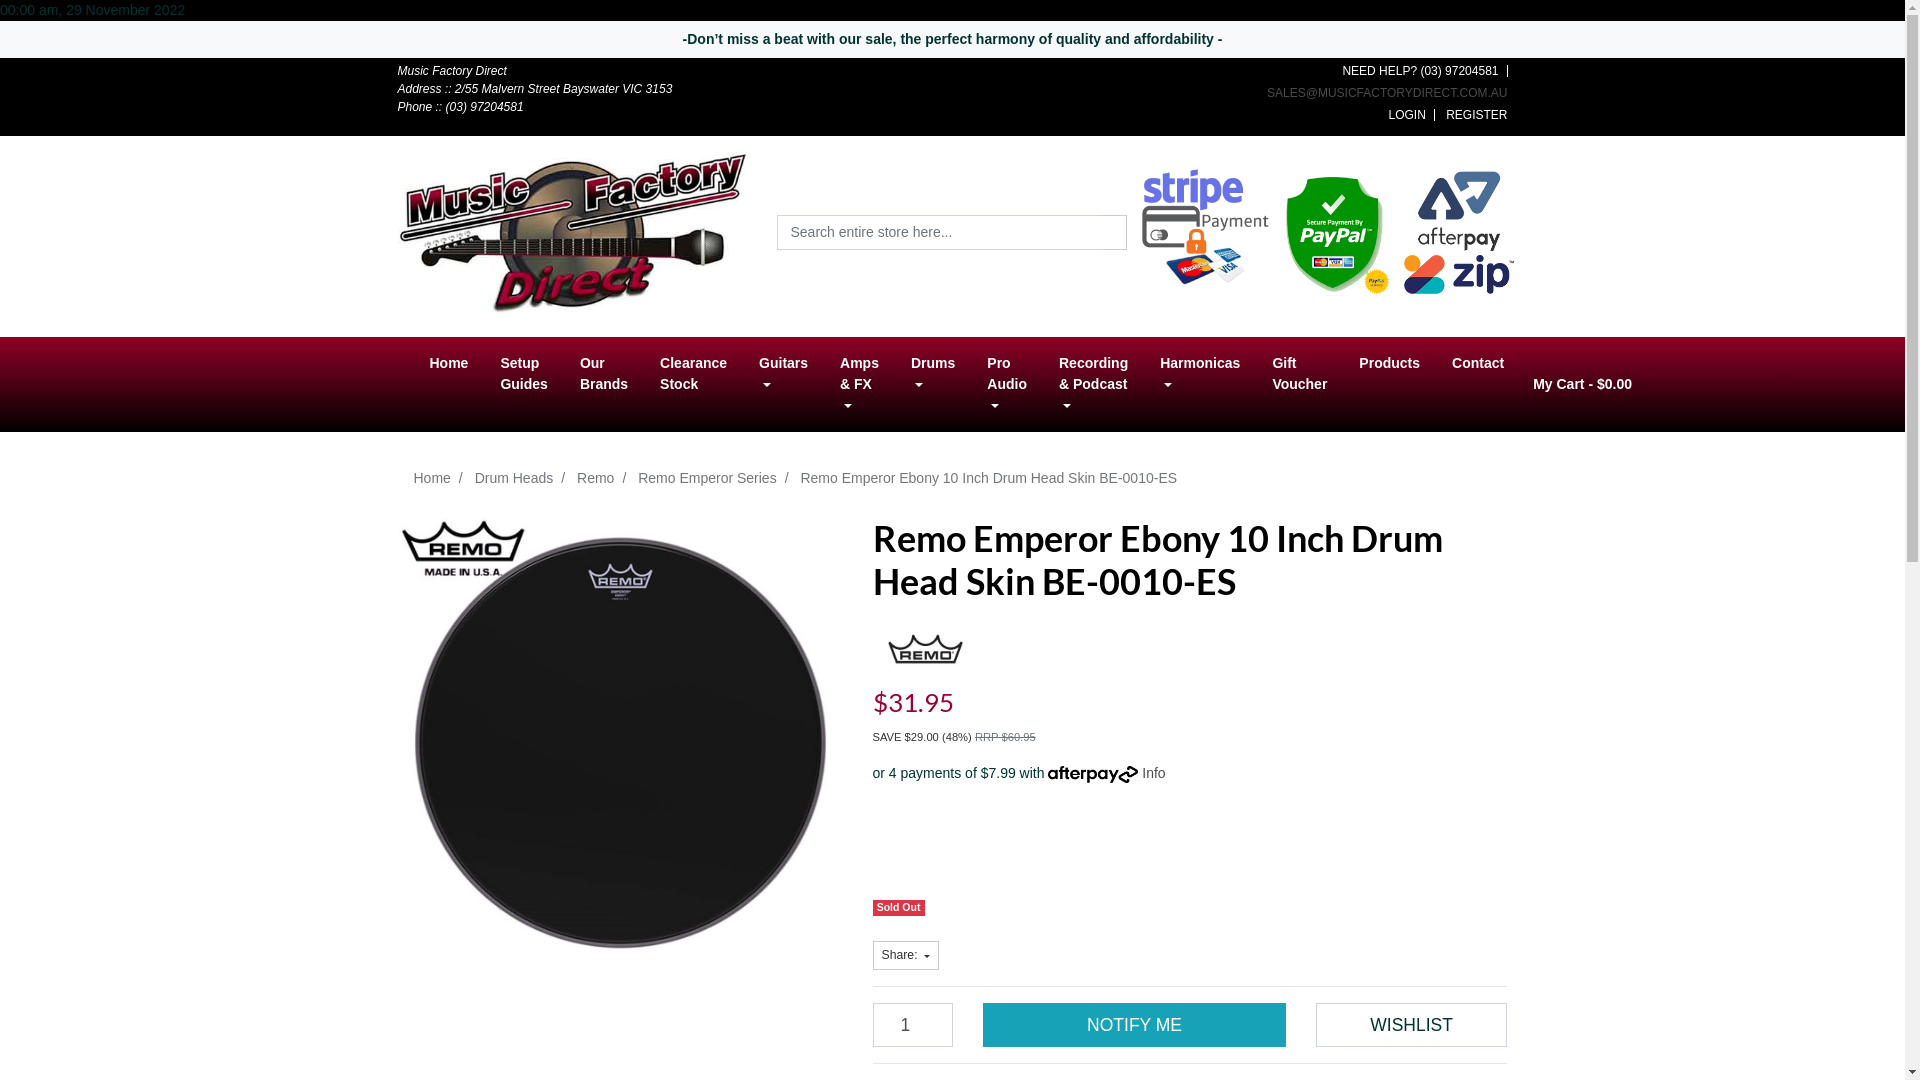 The height and width of the screenshot is (1080, 1920). What do you see at coordinates (1200, 374) in the screenshot?
I see `'Harmonicas'` at bounding box center [1200, 374].